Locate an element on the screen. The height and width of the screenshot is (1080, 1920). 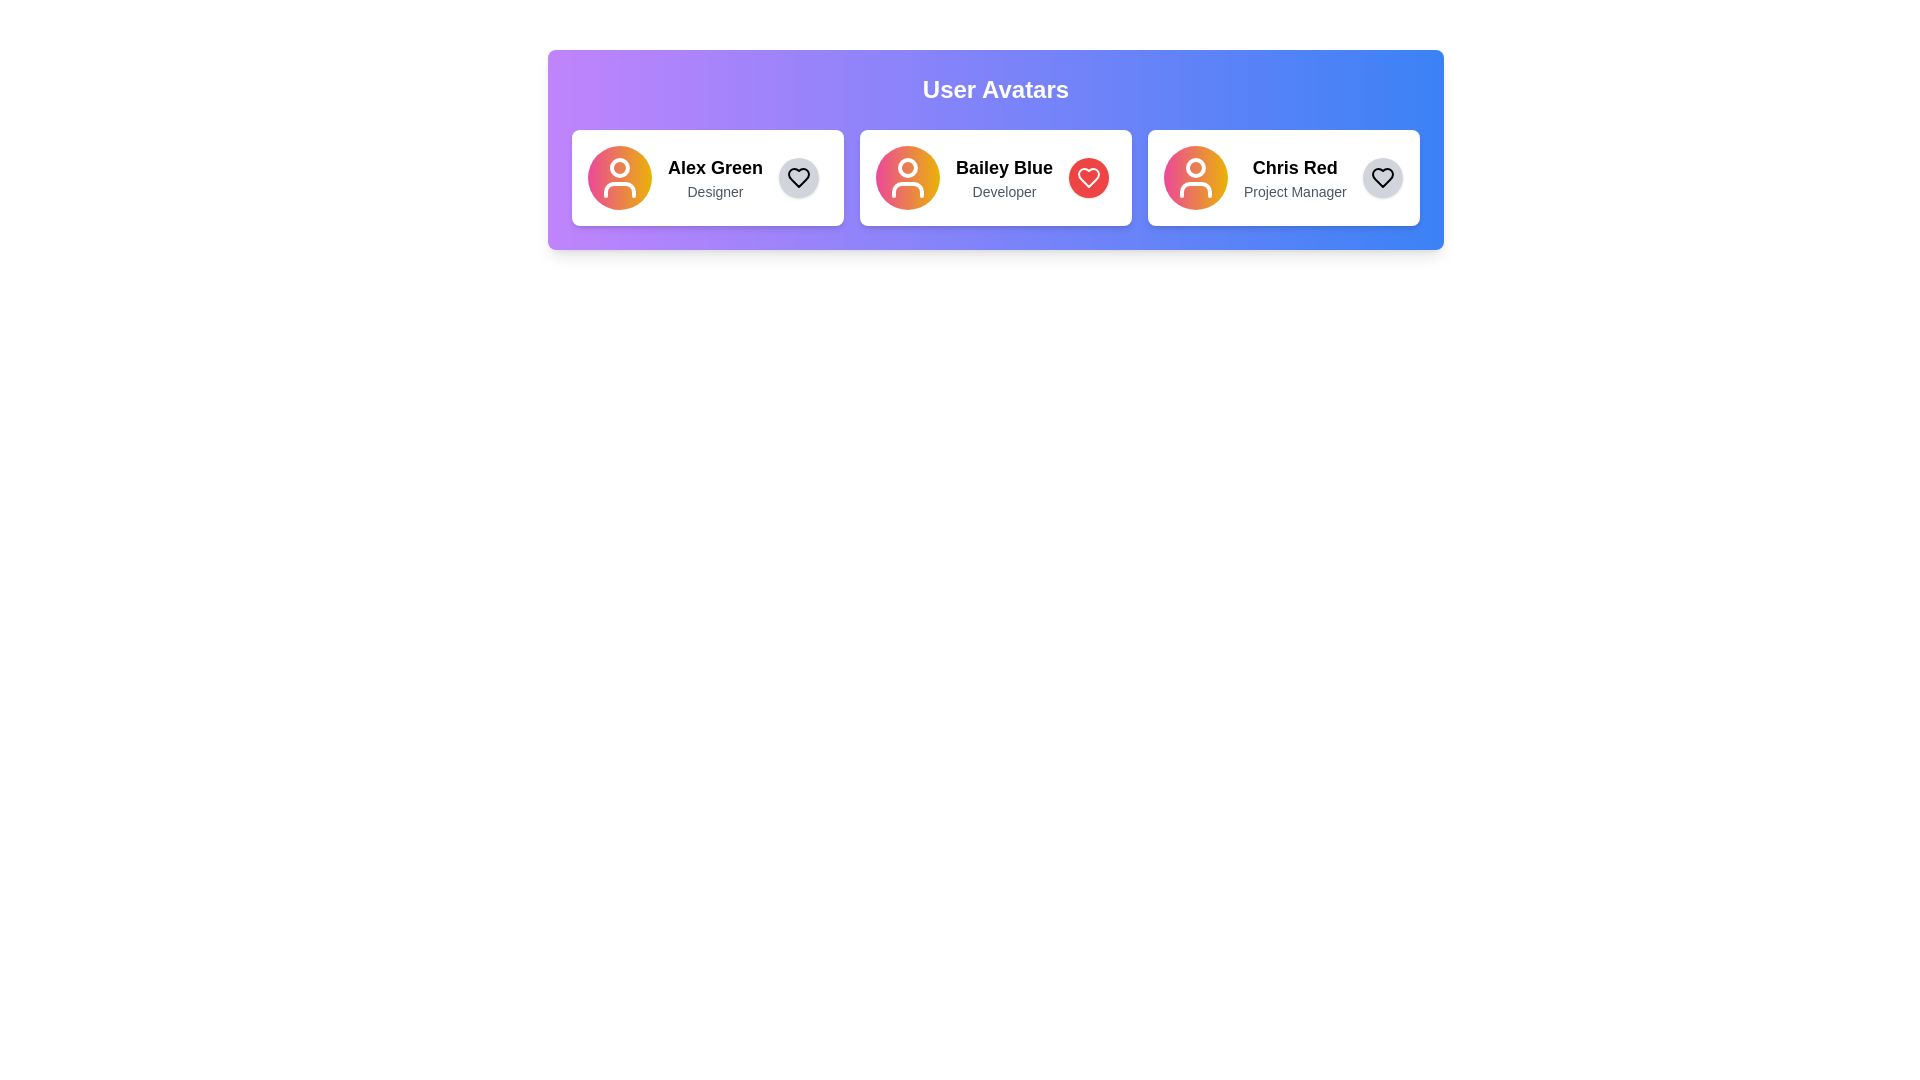
the small circular decorative element located at the upper part of the leftmost user avatar icon labeled 'Alex Green' is located at coordinates (618, 167).